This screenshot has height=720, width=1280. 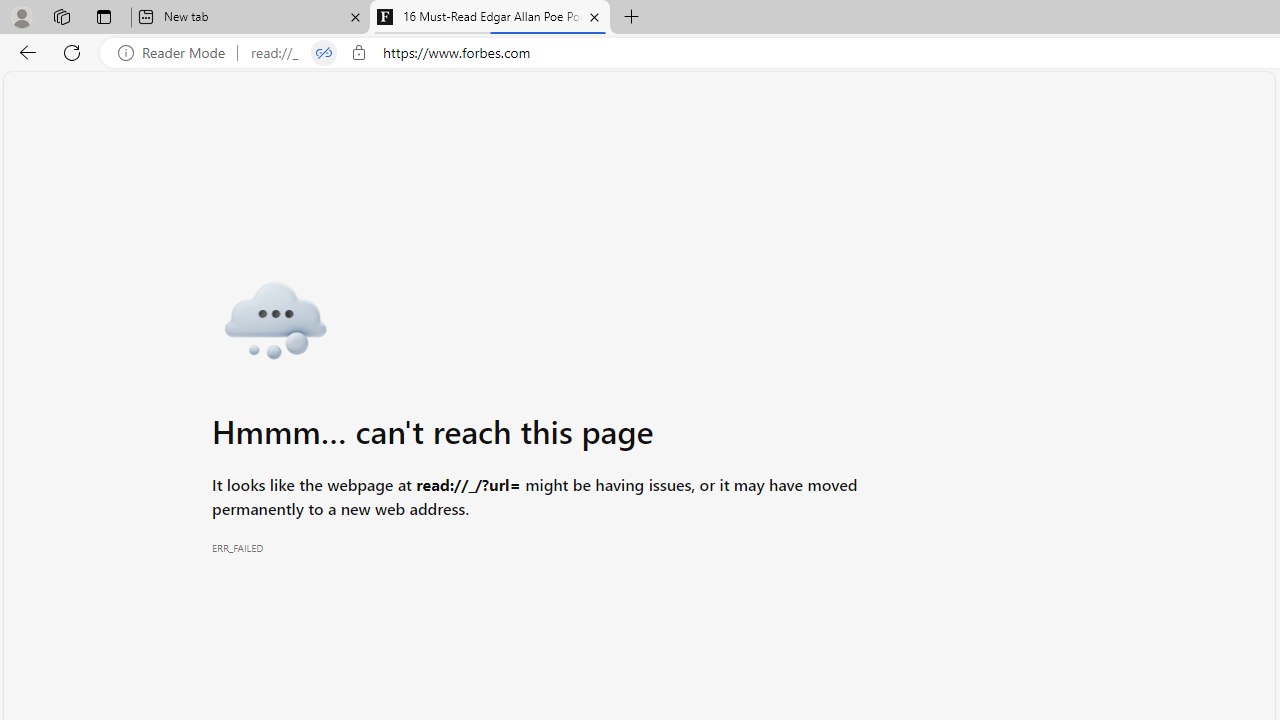 I want to click on 'Reader Mode', so click(x=177, y=52).